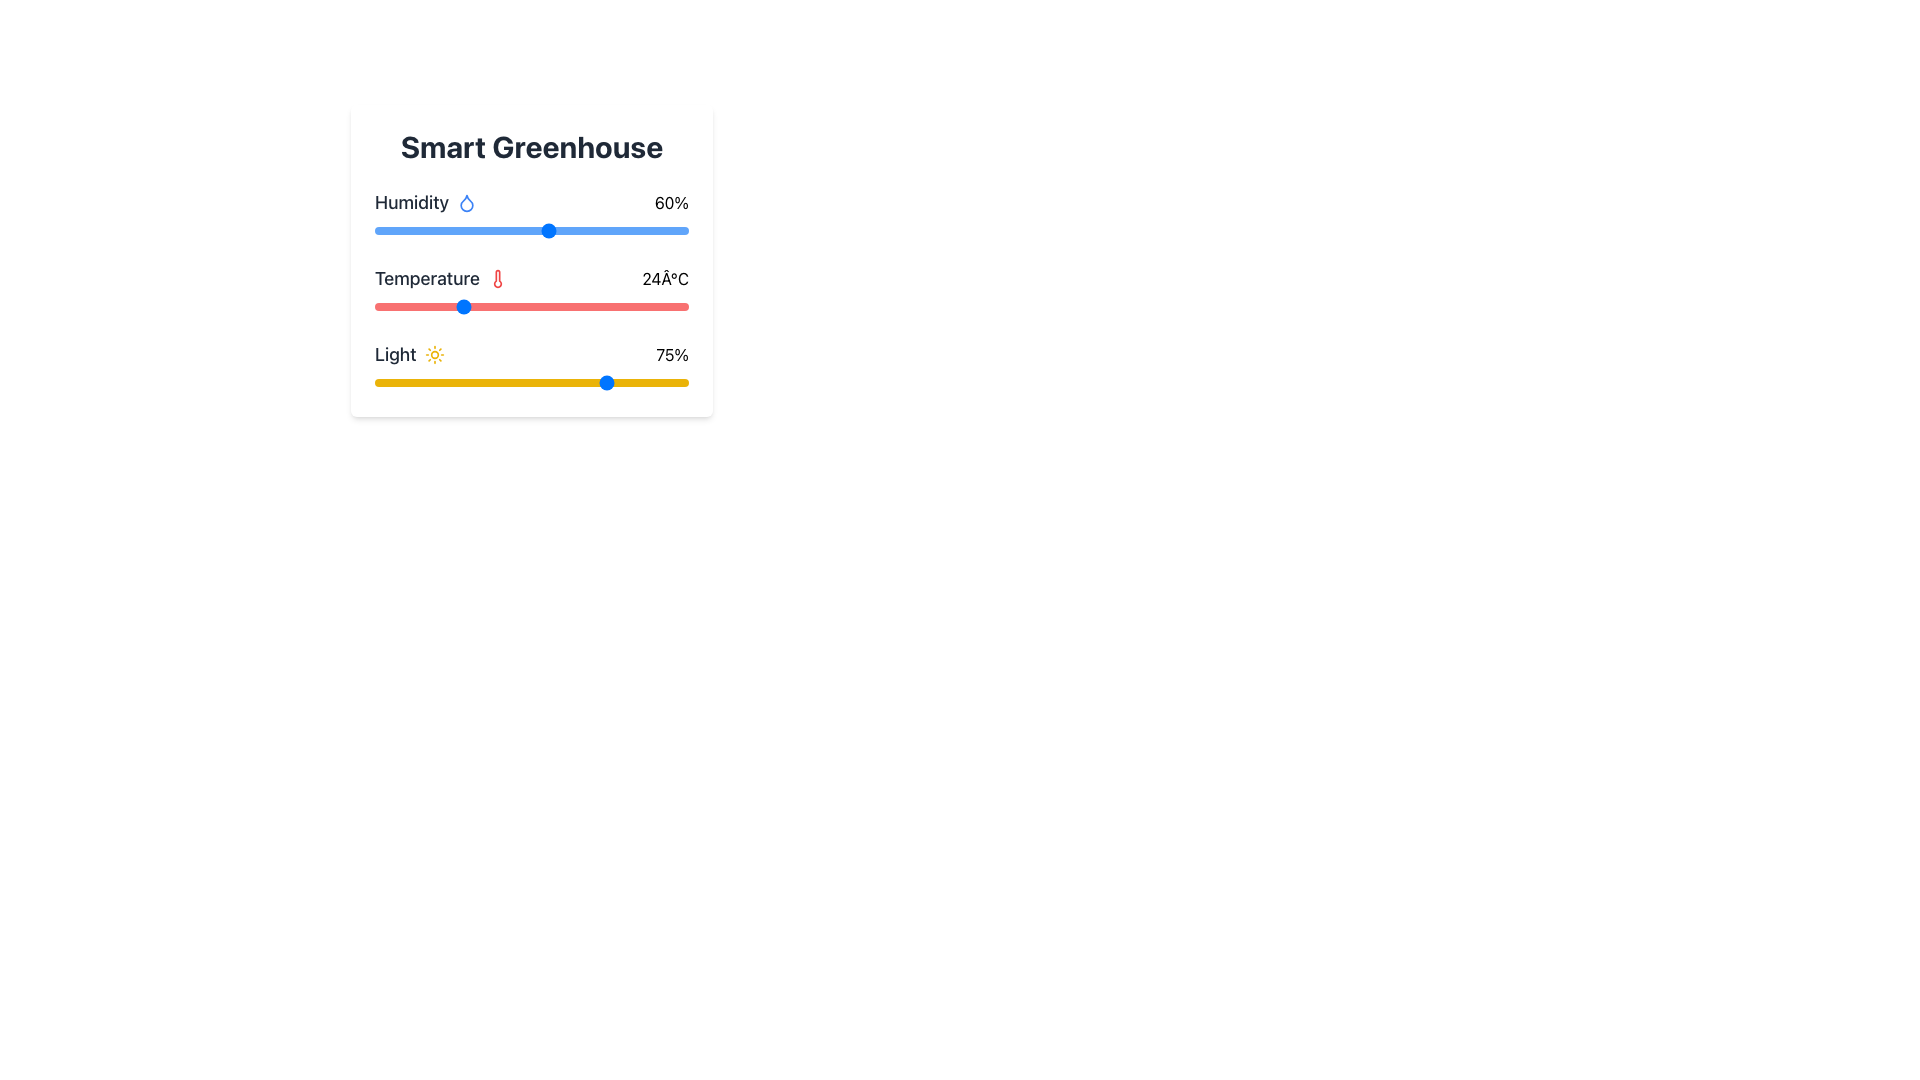 The height and width of the screenshot is (1080, 1920). What do you see at coordinates (408, 353) in the screenshot?
I see `the Label with an icon that describes the light intensity data, located in the 'Smart Greenhouse' panel under 'Light 75%'` at bounding box center [408, 353].